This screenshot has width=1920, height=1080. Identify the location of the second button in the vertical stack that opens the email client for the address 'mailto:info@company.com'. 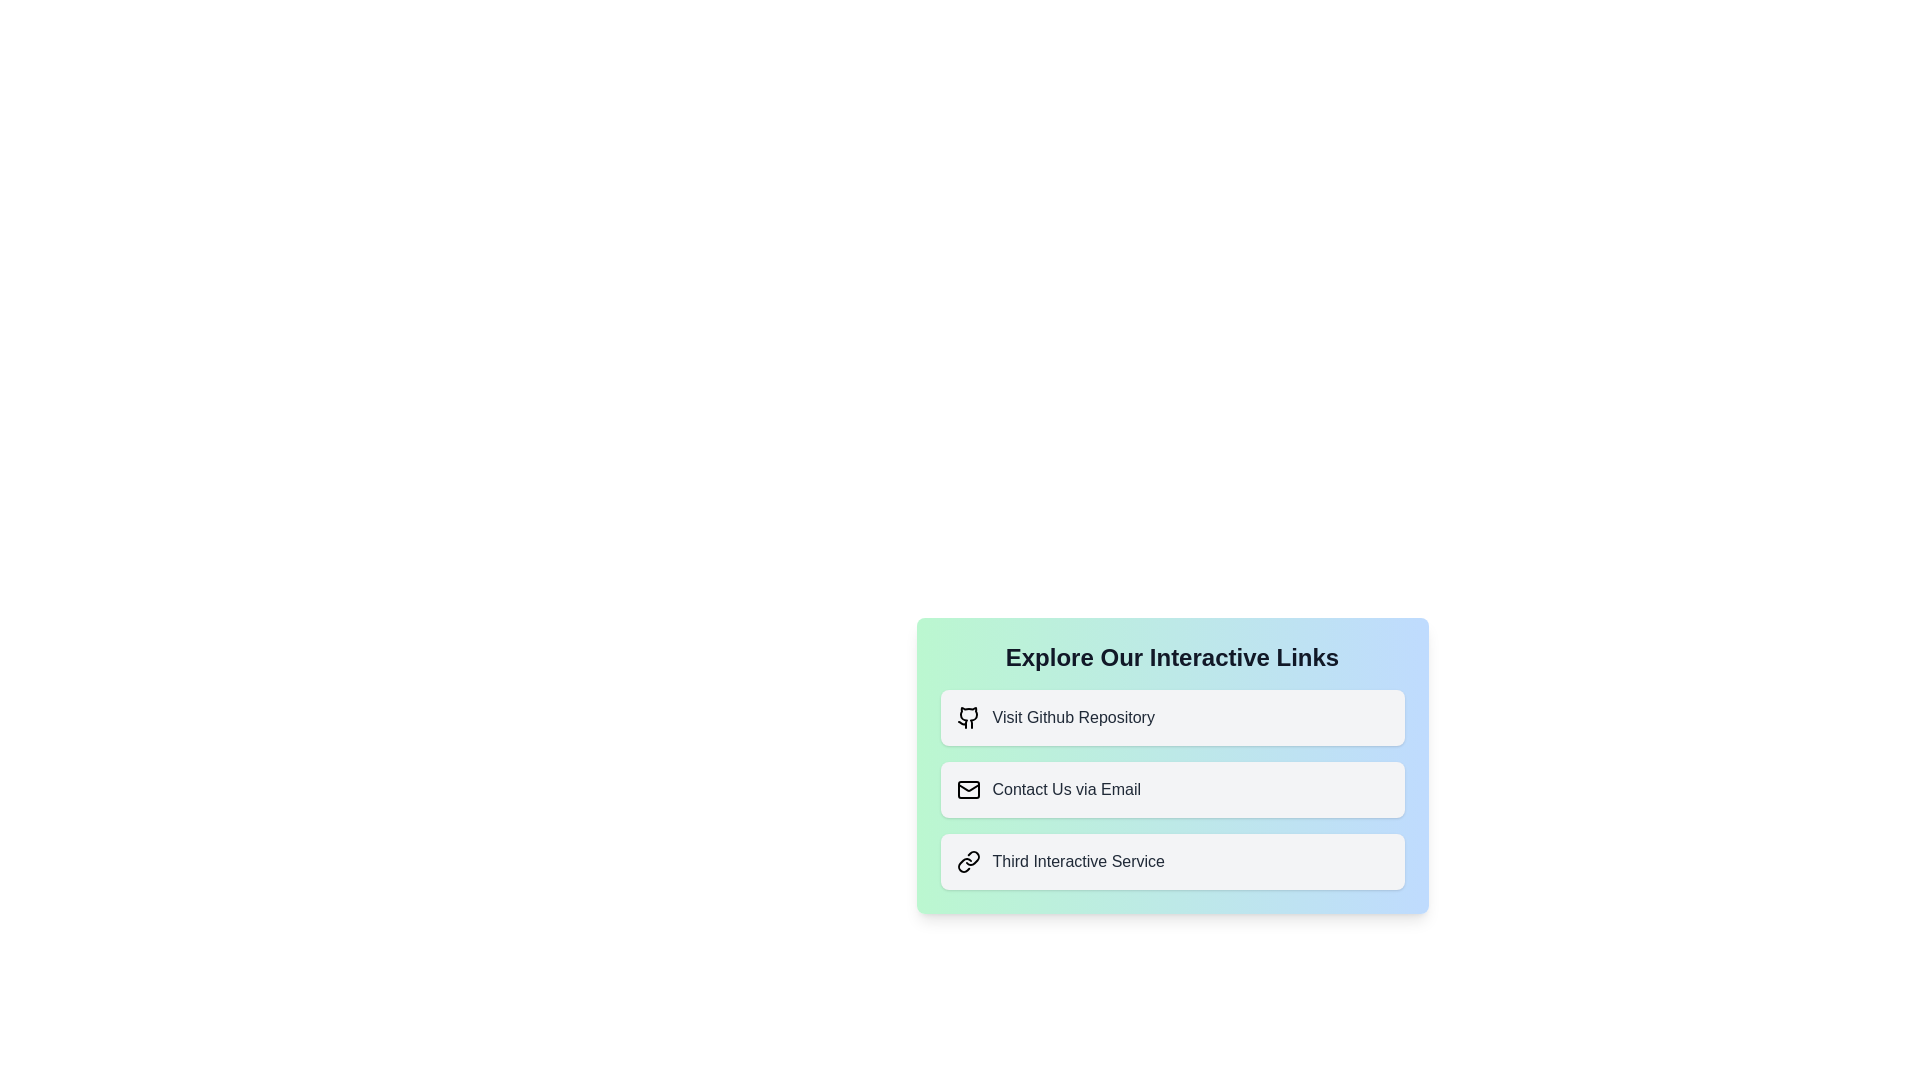
(1172, 789).